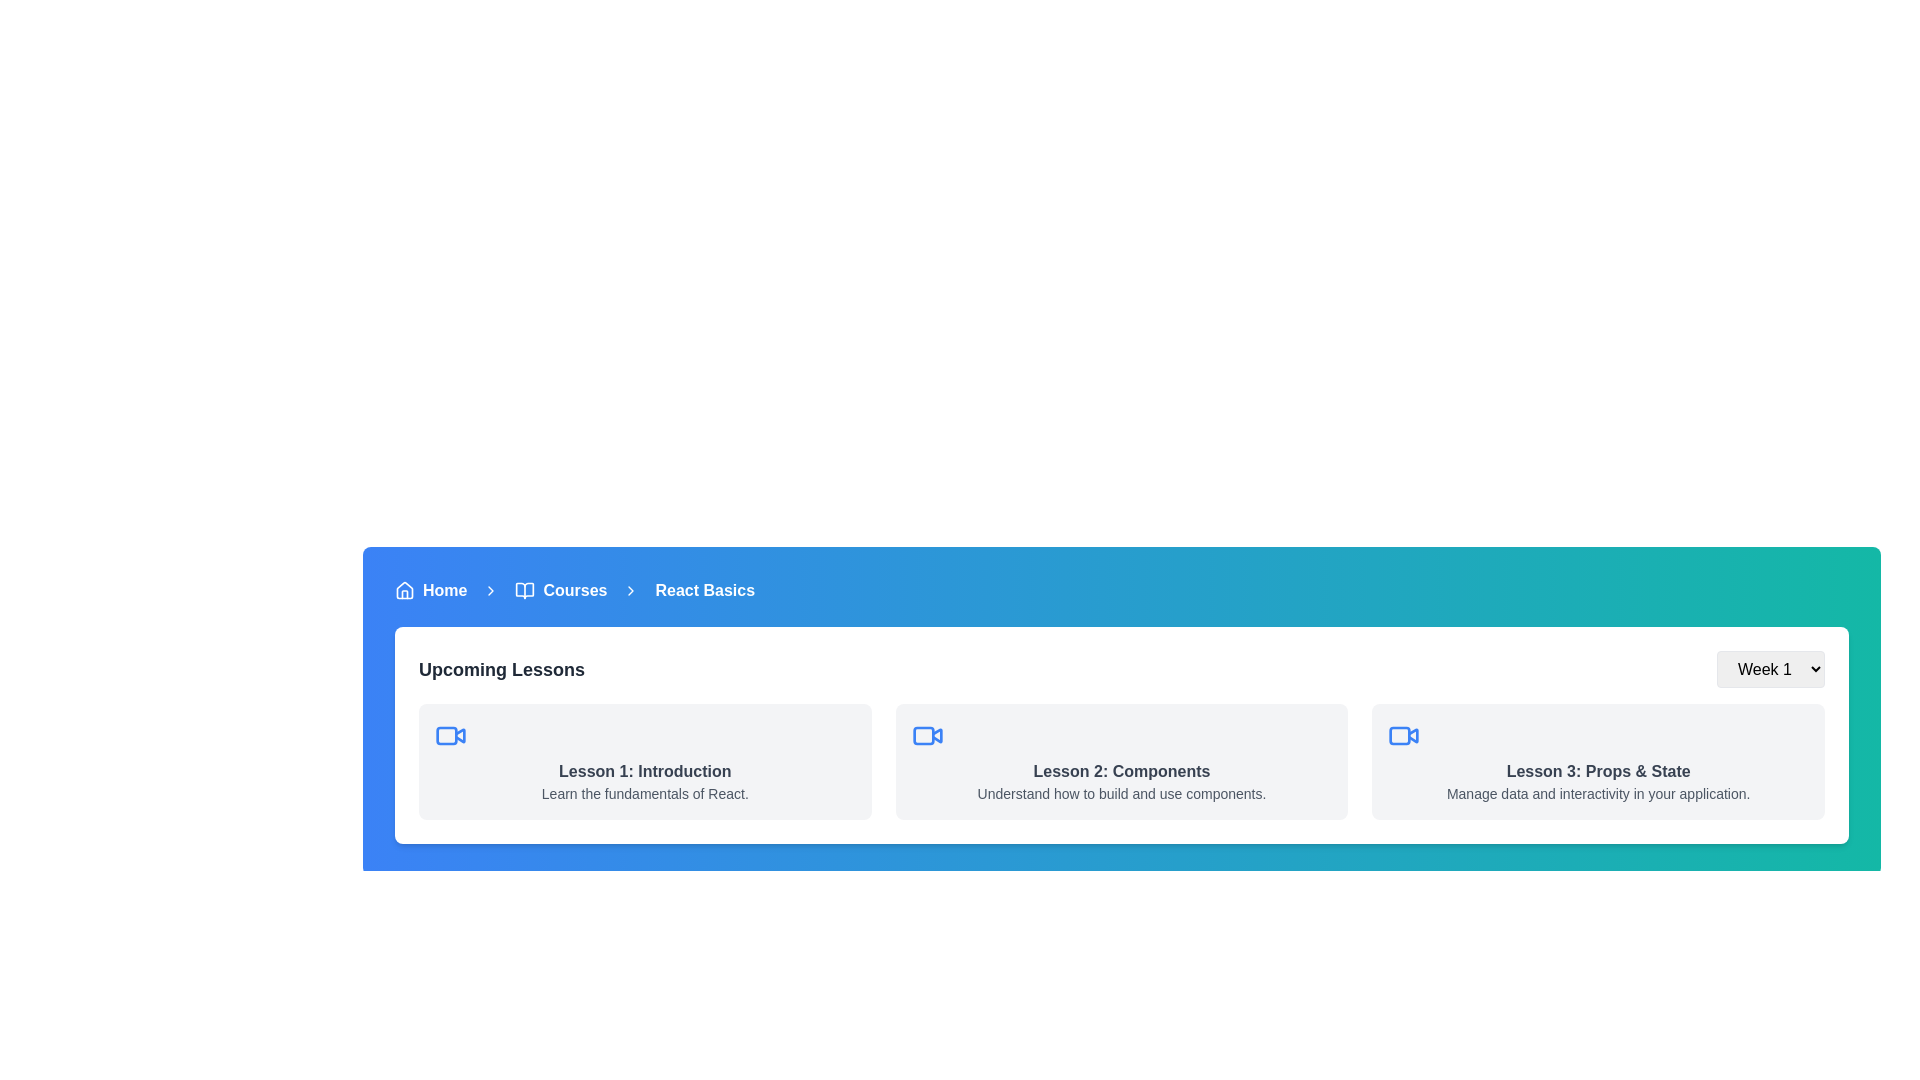 Image resolution: width=1920 pixels, height=1080 pixels. I want to click on the navigational icon representing books or lessons located in the breadcrumb navigation bar, which is the second icon from the left, so click(525, 589).